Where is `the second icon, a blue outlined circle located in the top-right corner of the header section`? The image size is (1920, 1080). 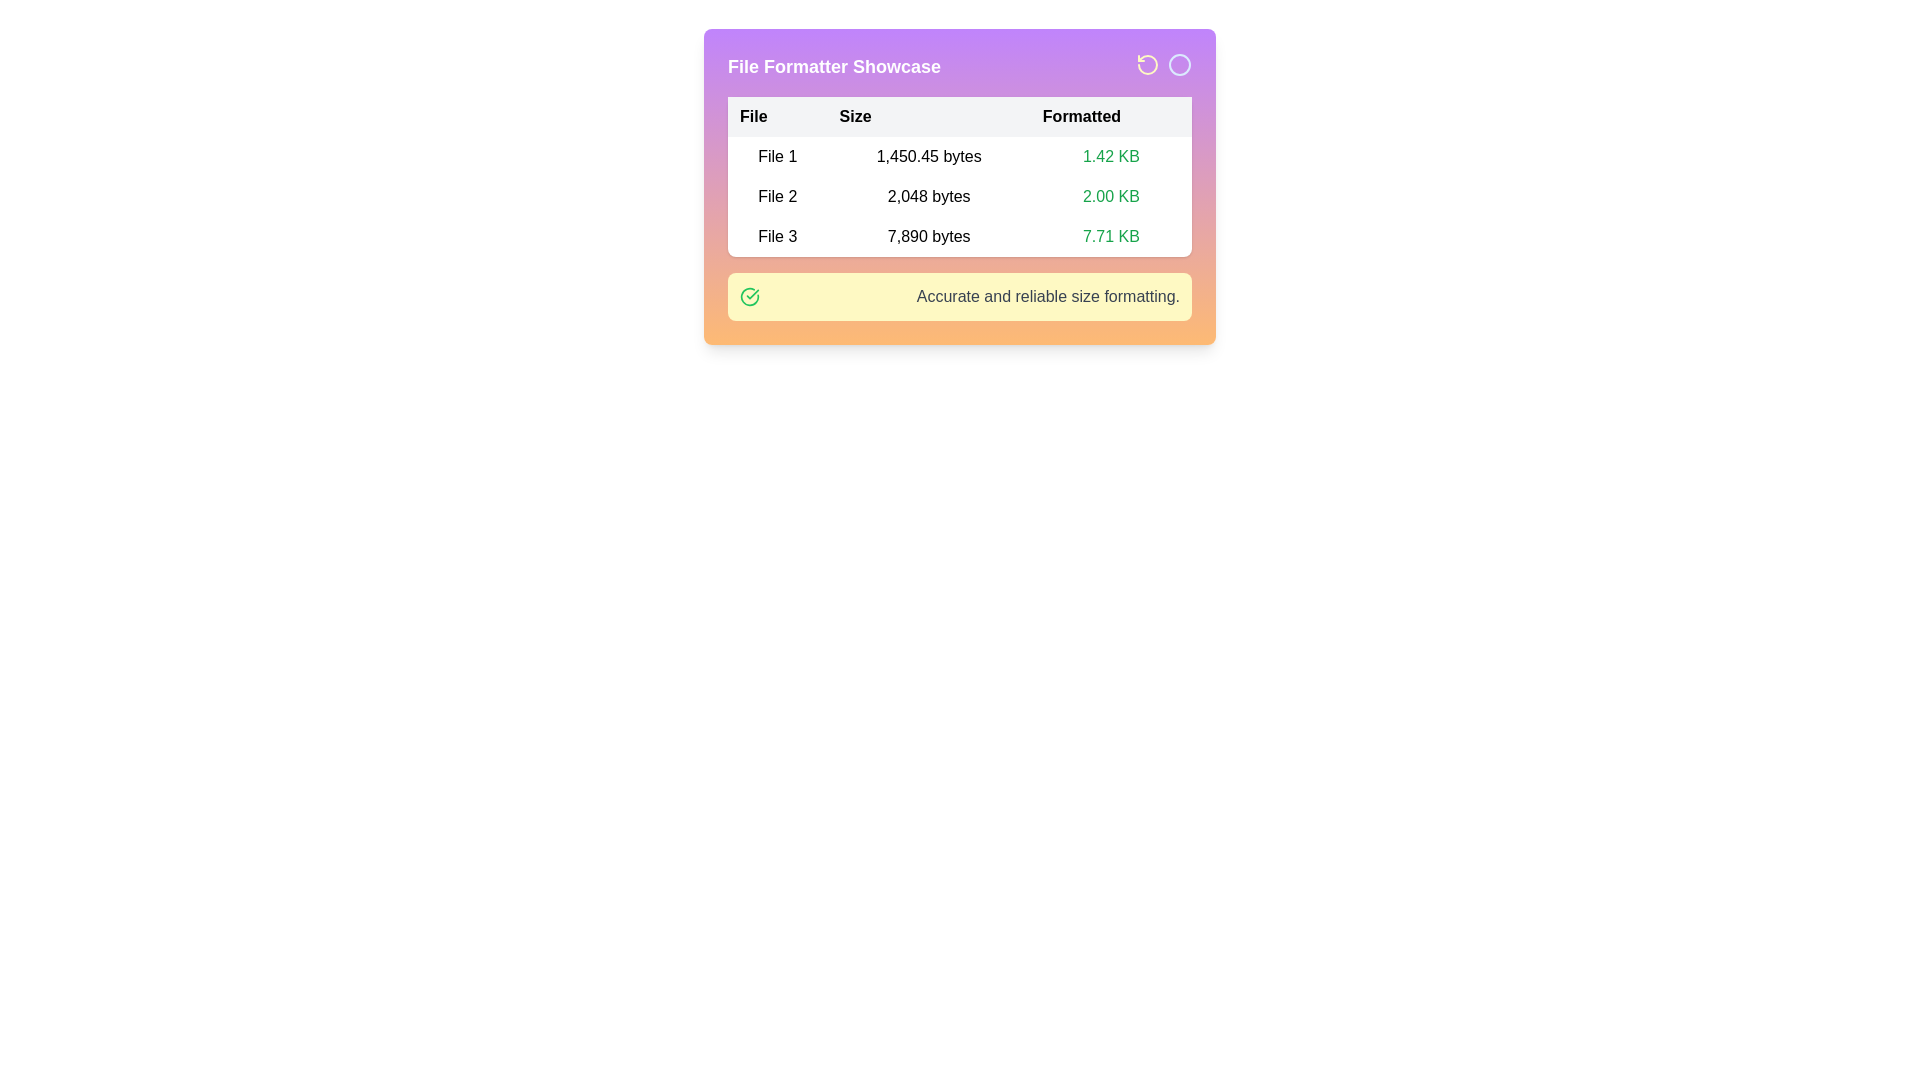 the second icon, a blue outlined circle located in the top-right corner of the header section is located at coordinates (1180, 64).